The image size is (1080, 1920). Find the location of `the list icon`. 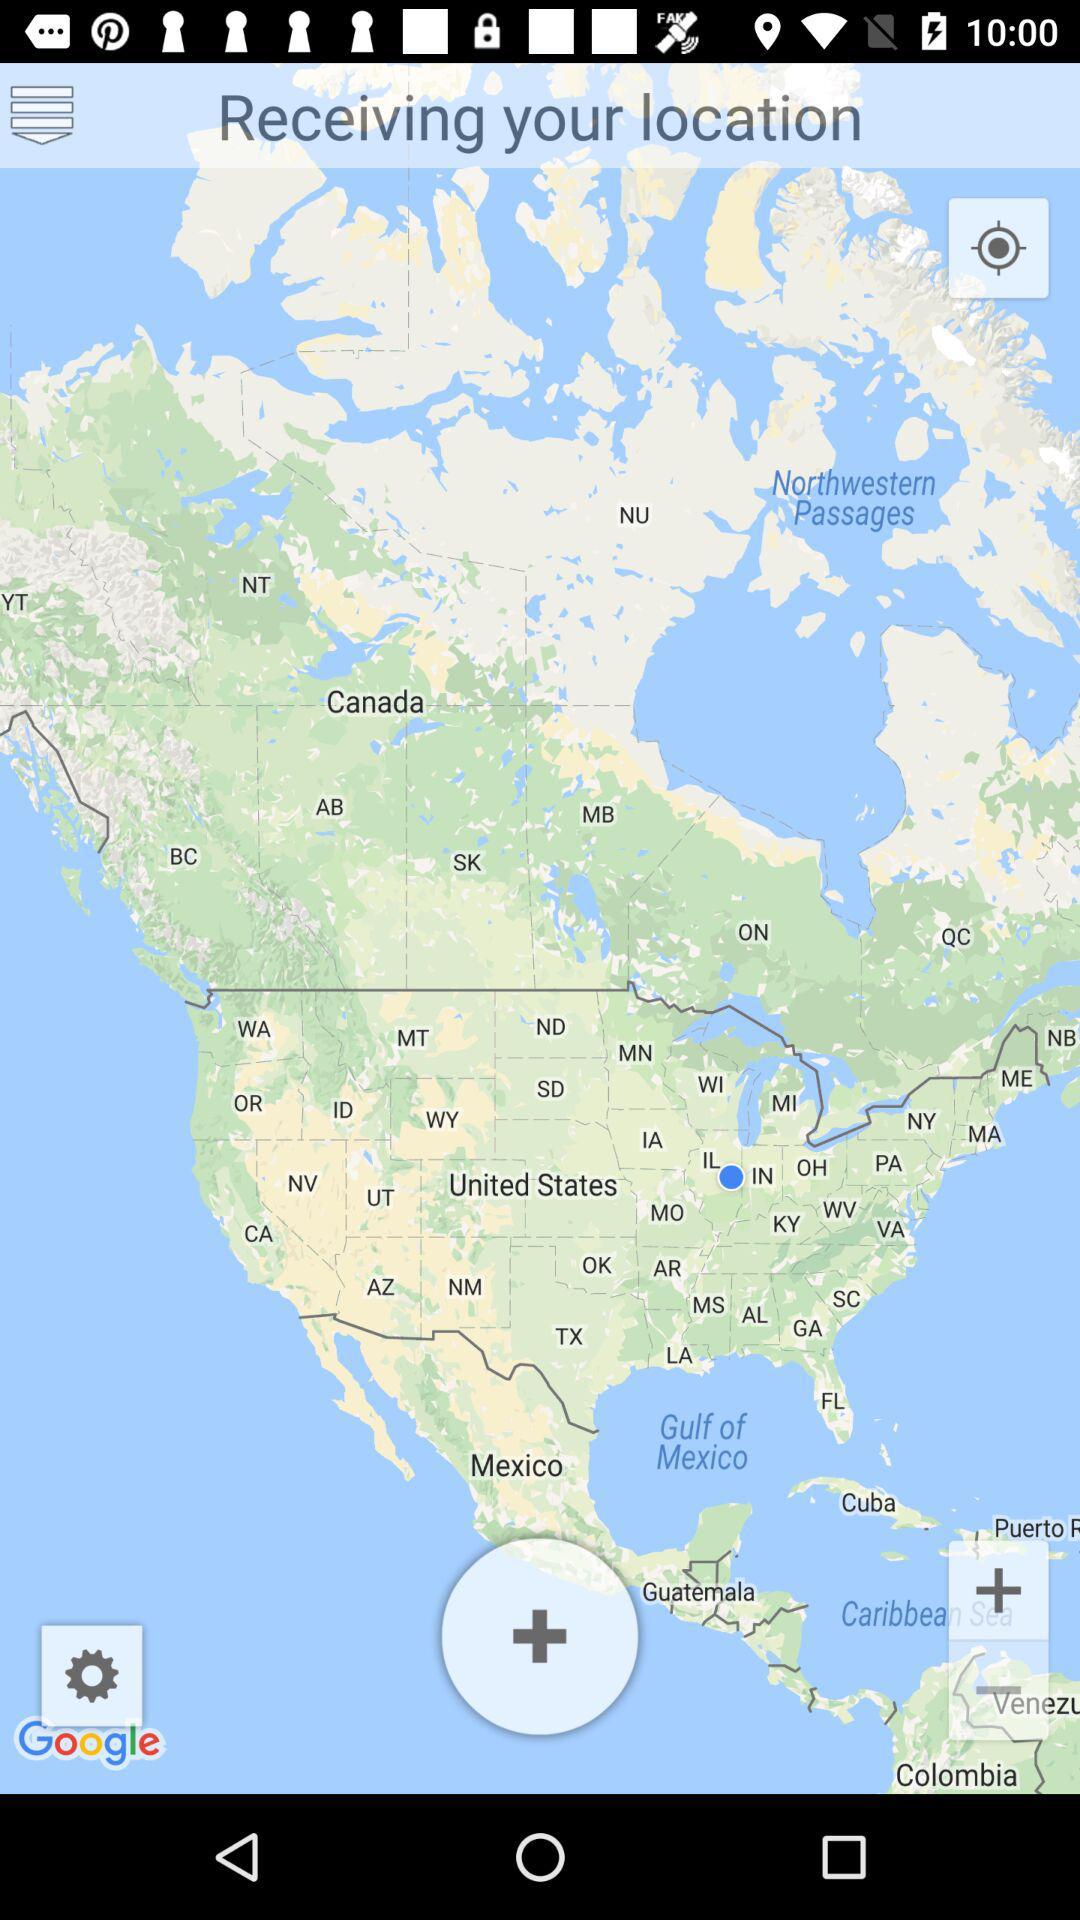

the list icon is located at coordinates (42, 114).